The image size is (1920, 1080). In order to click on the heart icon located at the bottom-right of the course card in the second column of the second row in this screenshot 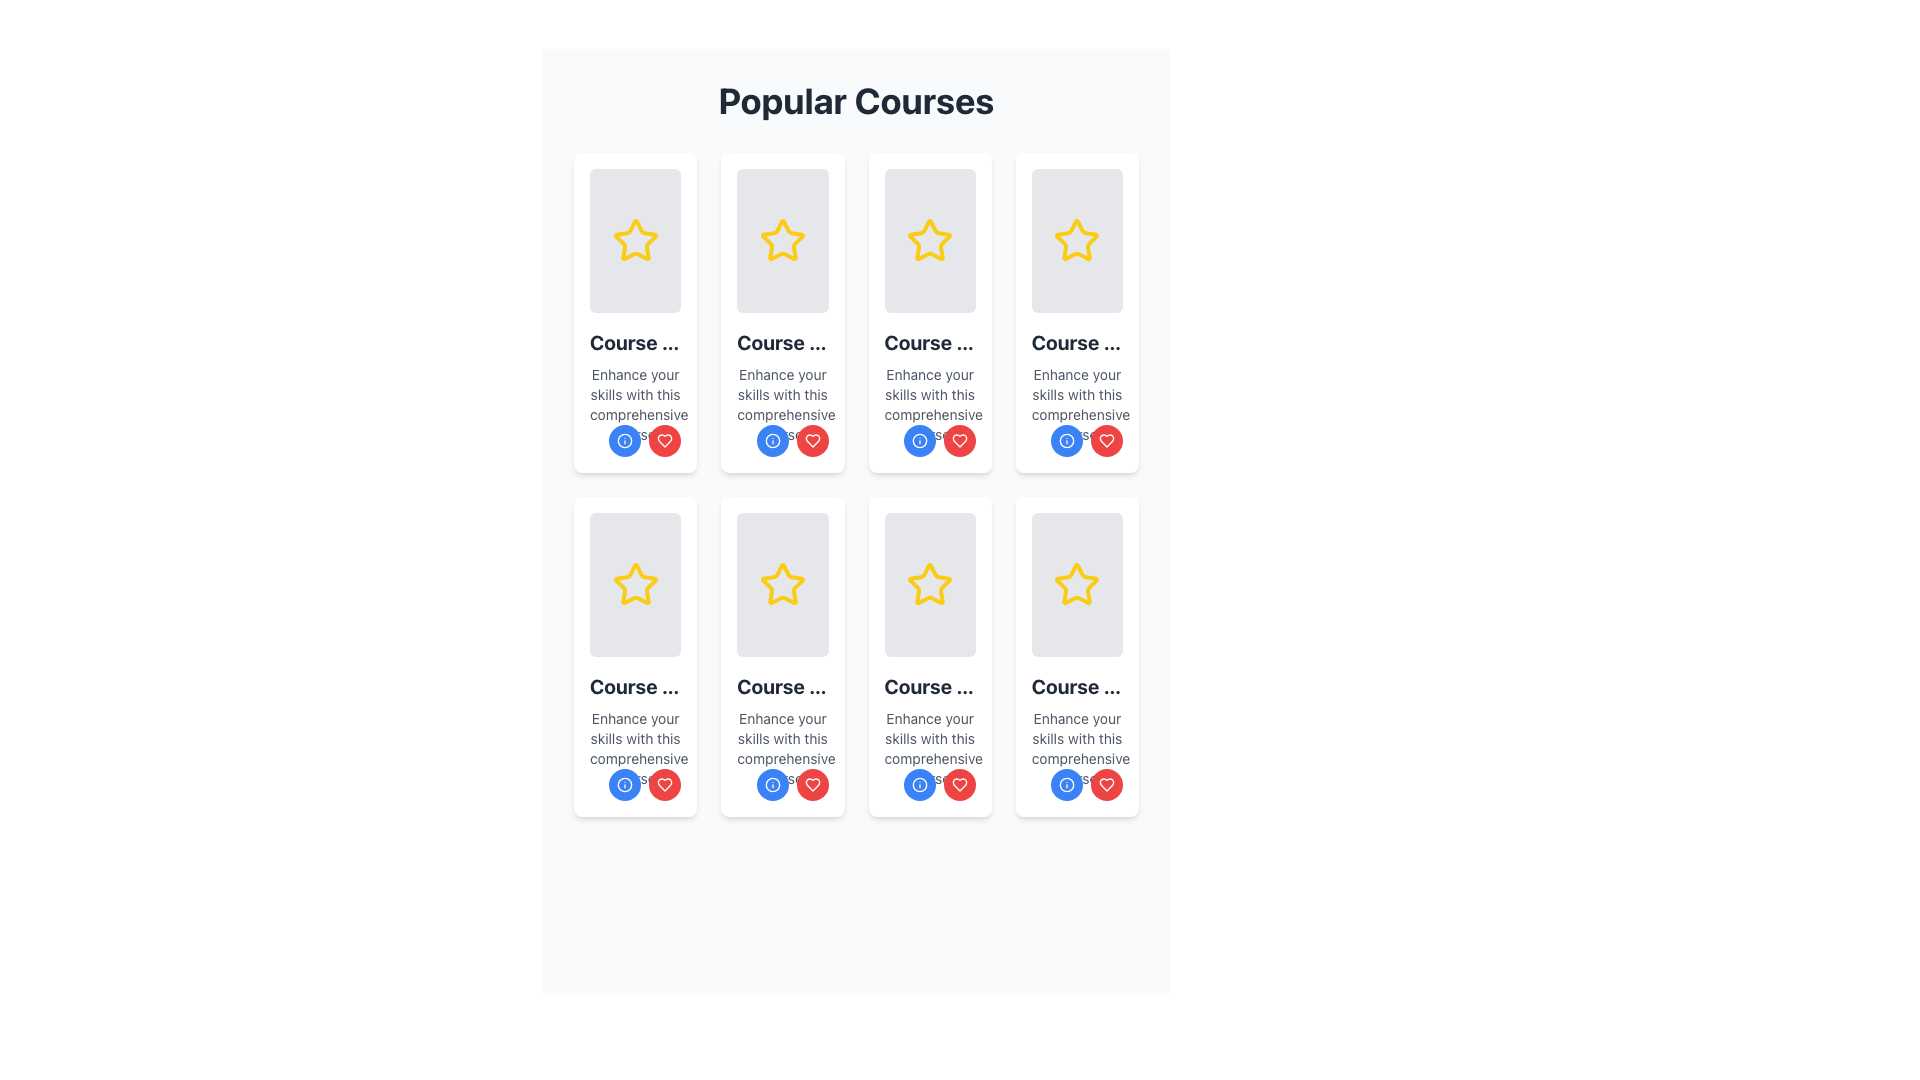, I will do `click(958, 439)`.